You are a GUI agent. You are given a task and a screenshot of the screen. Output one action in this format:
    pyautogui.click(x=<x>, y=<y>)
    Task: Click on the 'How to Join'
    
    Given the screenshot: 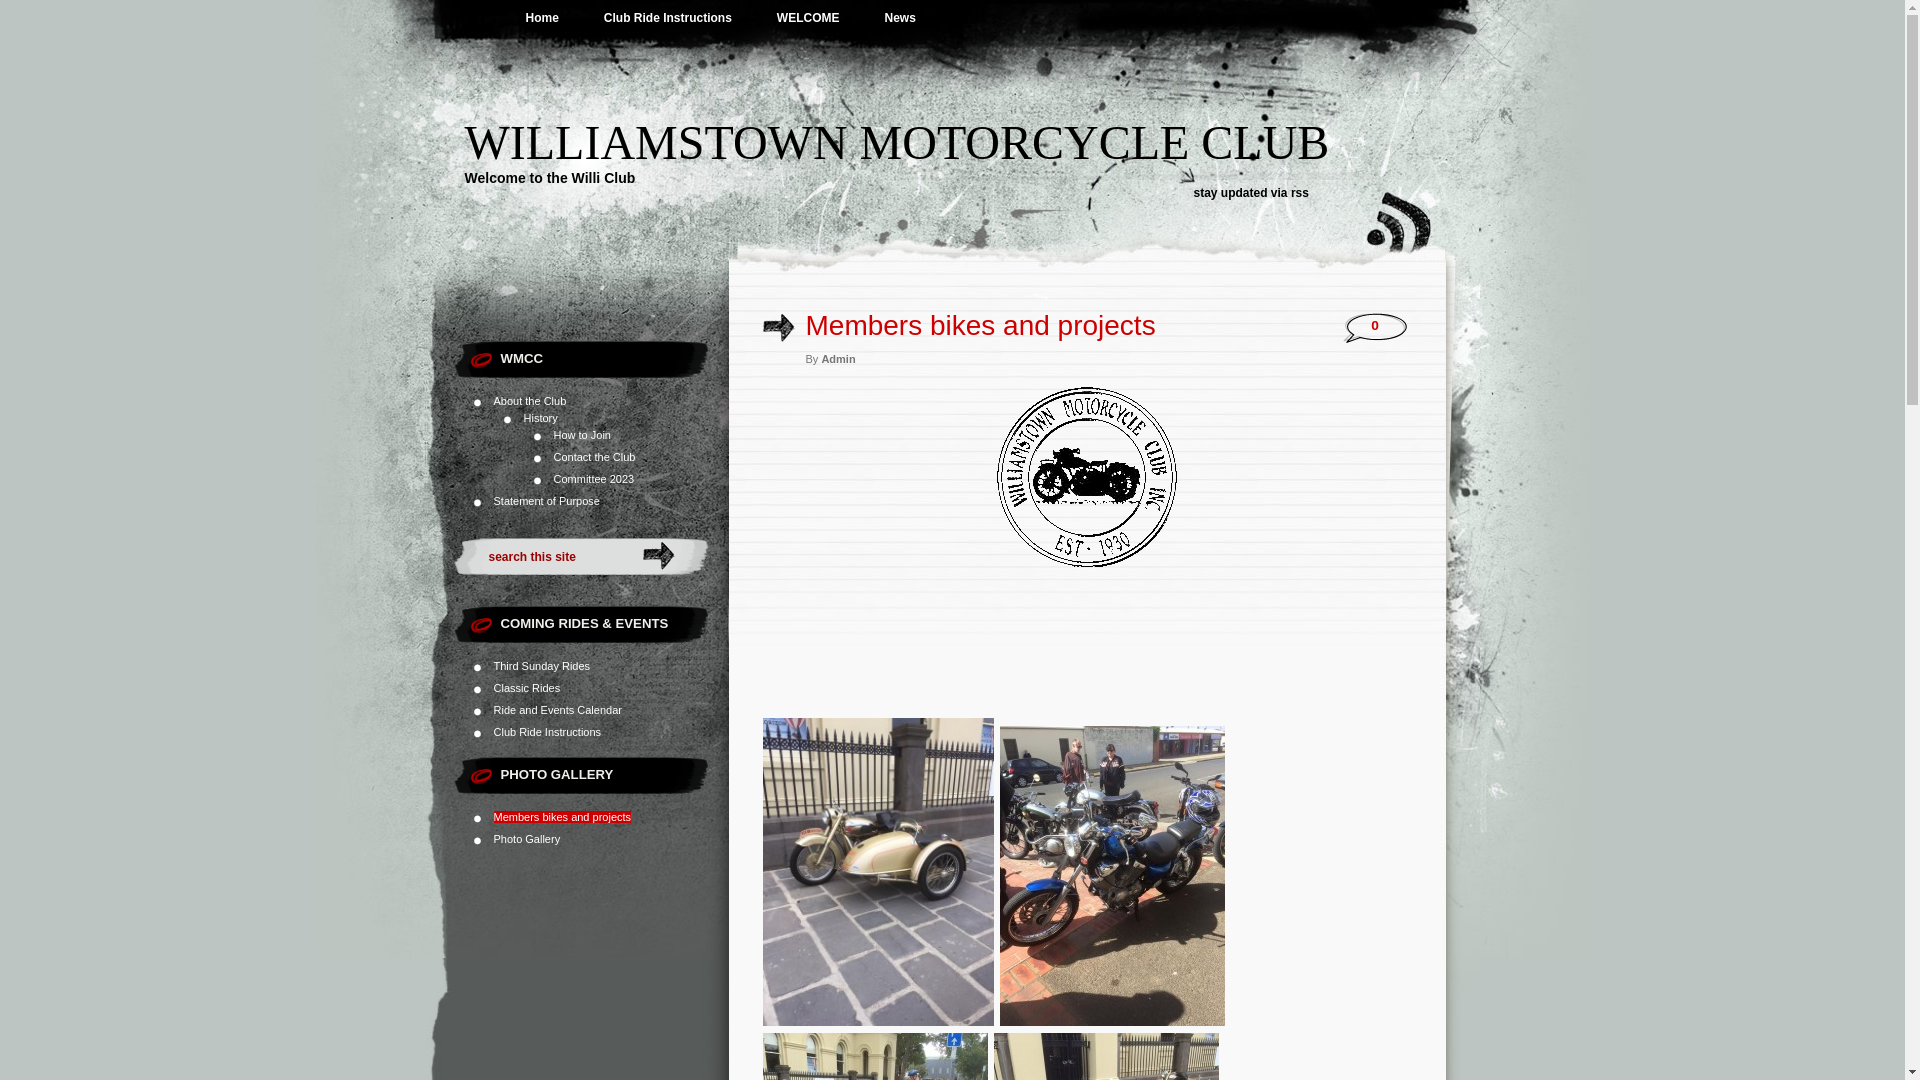 What is the action you would take?
    pyautogui.click(x=581, y=434)
    